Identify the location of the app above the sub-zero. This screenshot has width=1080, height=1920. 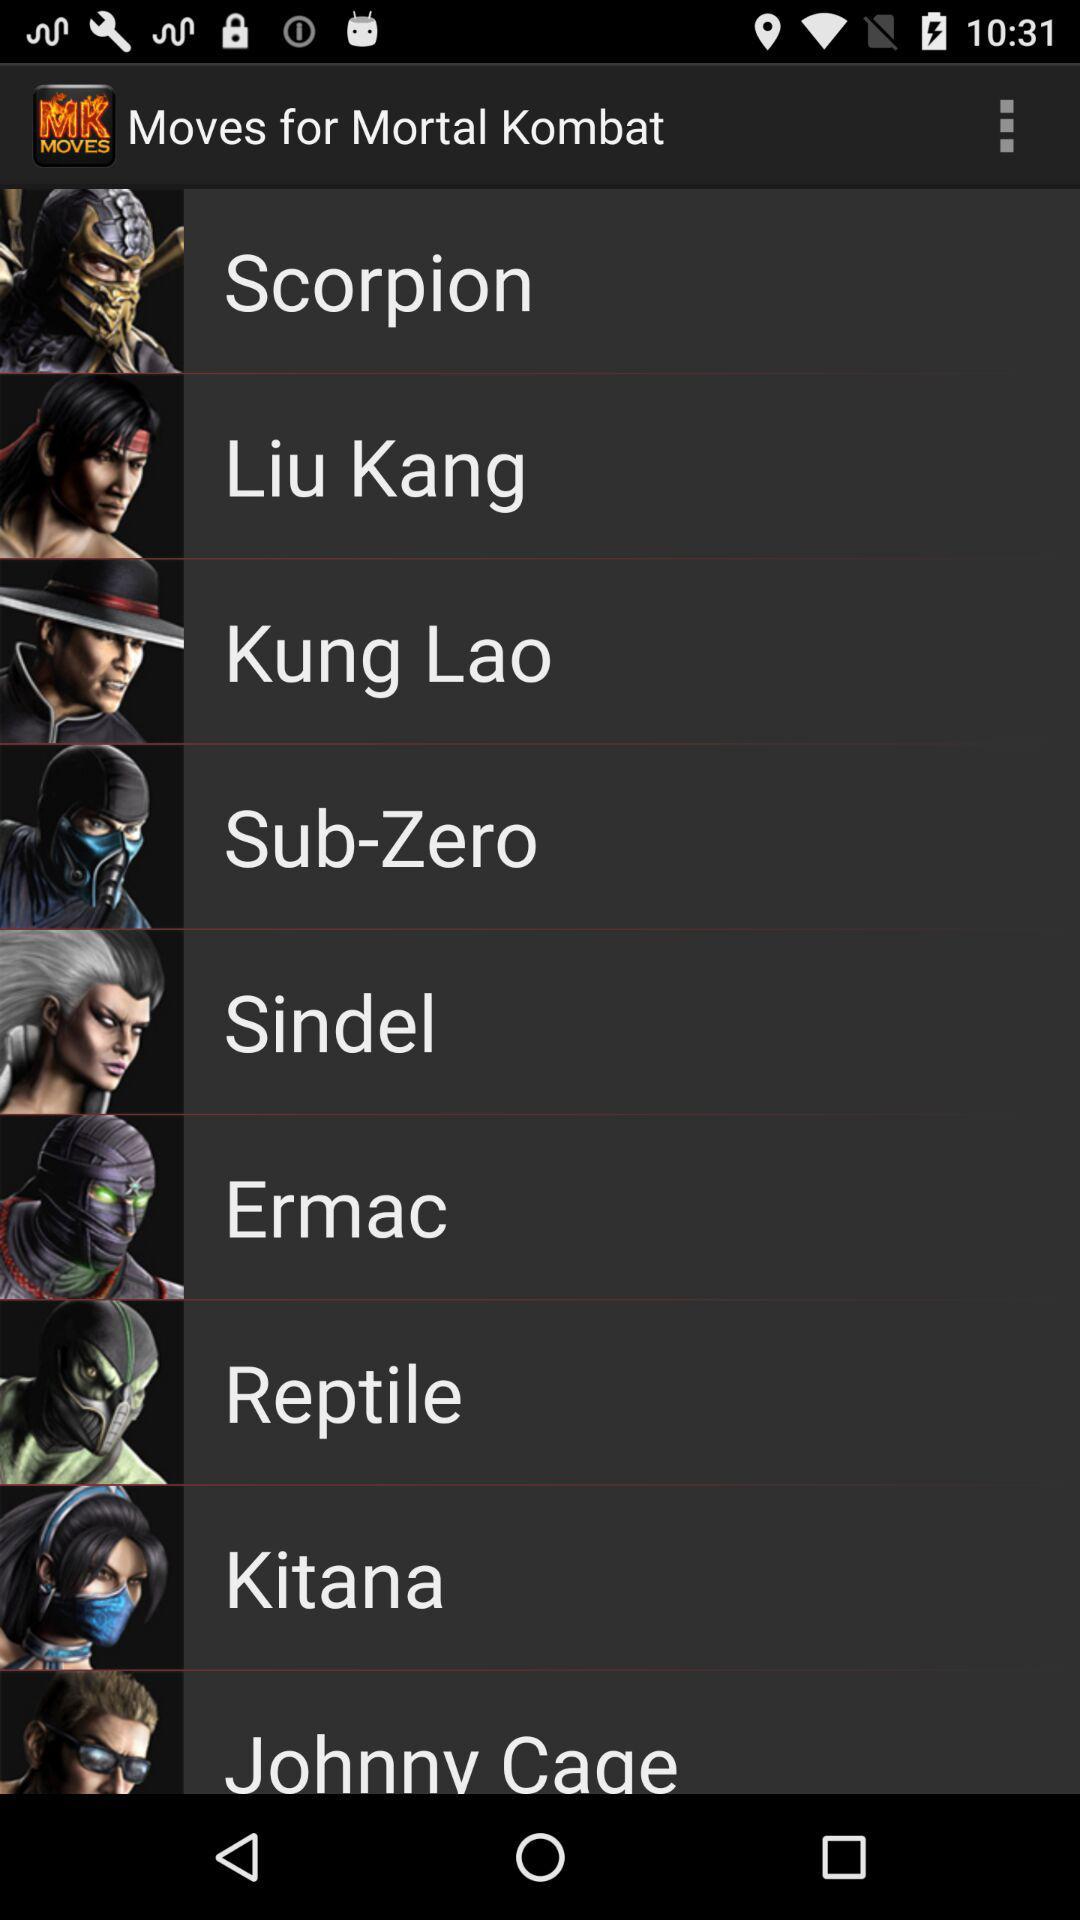
(388, 651).